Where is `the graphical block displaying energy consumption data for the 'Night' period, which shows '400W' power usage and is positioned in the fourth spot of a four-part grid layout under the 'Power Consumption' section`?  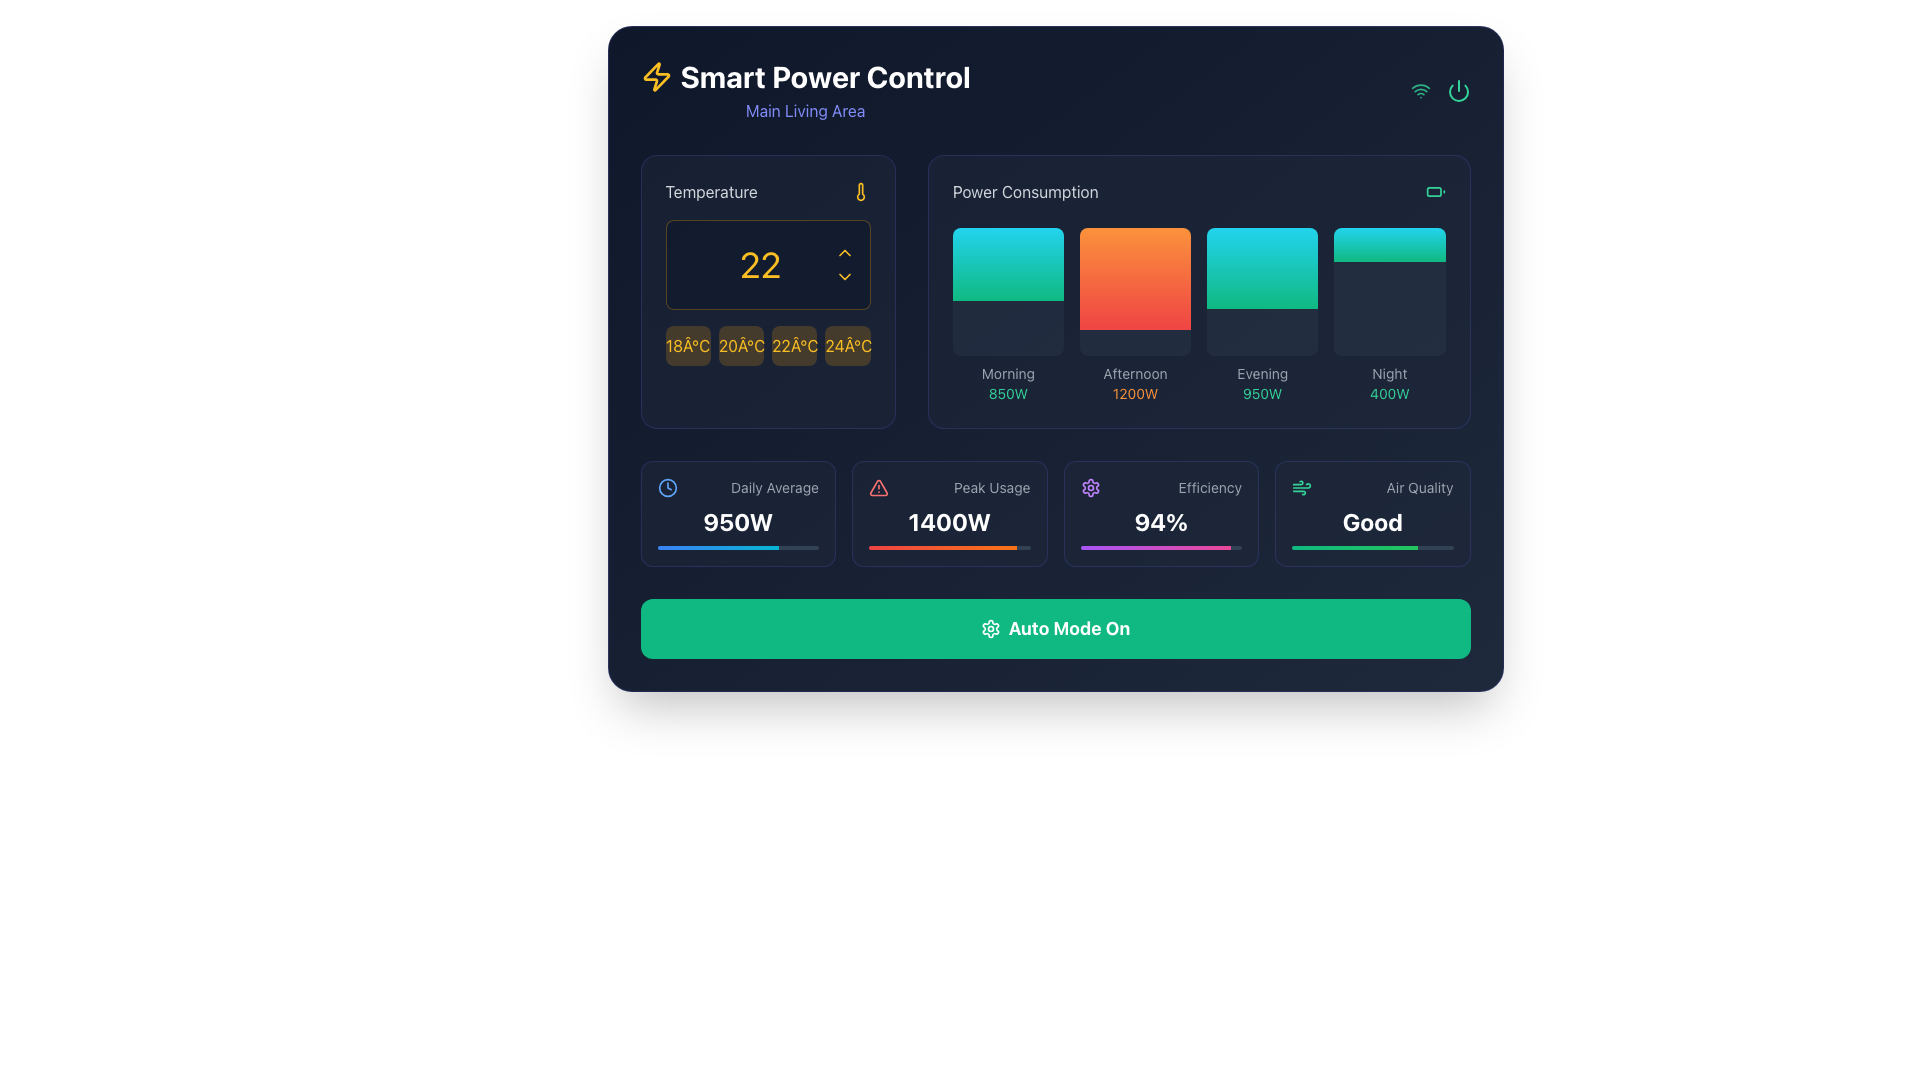 the graphical block displaying energy consumption data for the 'Night' period, which shows '400W' power usage and is positioned in the fourth spot of a four-part grid layout under the 'Power Consumption' section is located at coordinates (1388, 315).